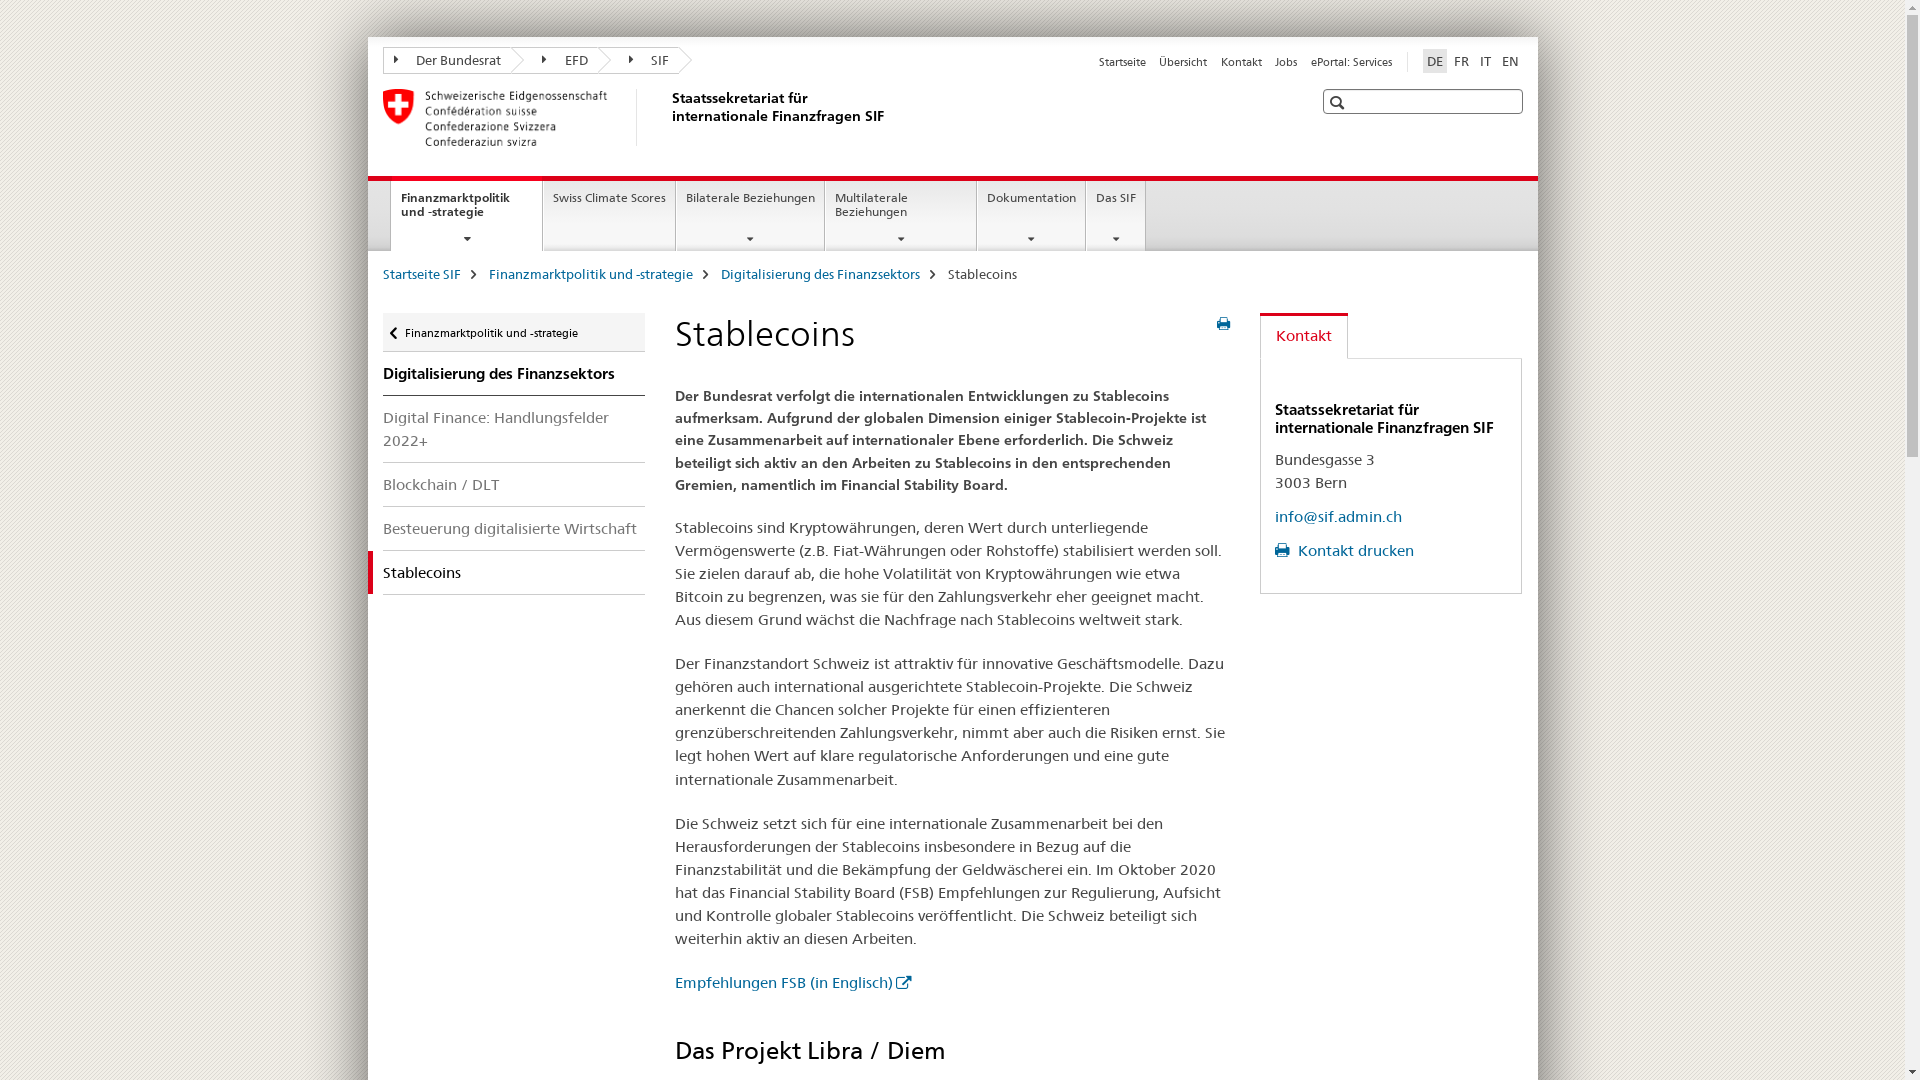  What do you see at coordinates (1031, 216) in the screenshot?
I see `'Dokumentation'` at bounding box center [1031, 216].